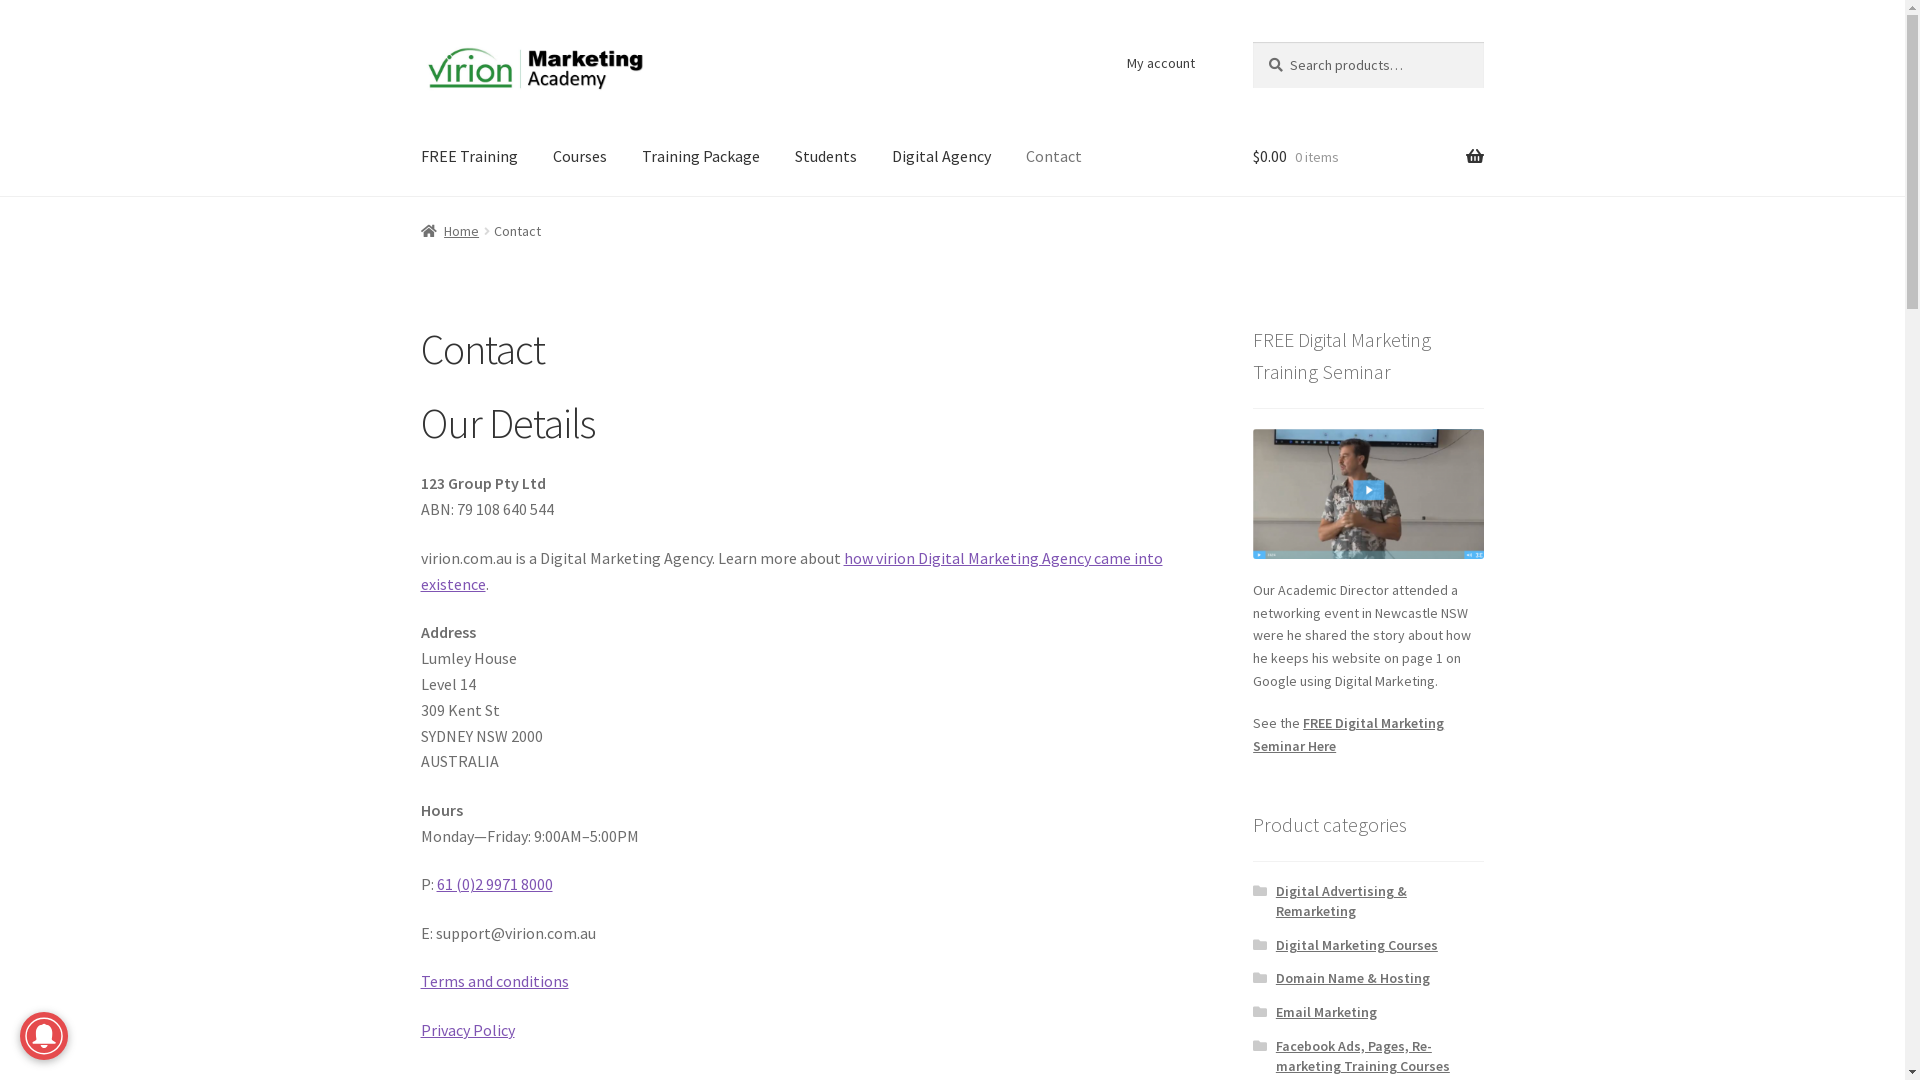 The width and height of the screenshot is (1920, 1080). I want to click on 'Courses', so click(579, 156).